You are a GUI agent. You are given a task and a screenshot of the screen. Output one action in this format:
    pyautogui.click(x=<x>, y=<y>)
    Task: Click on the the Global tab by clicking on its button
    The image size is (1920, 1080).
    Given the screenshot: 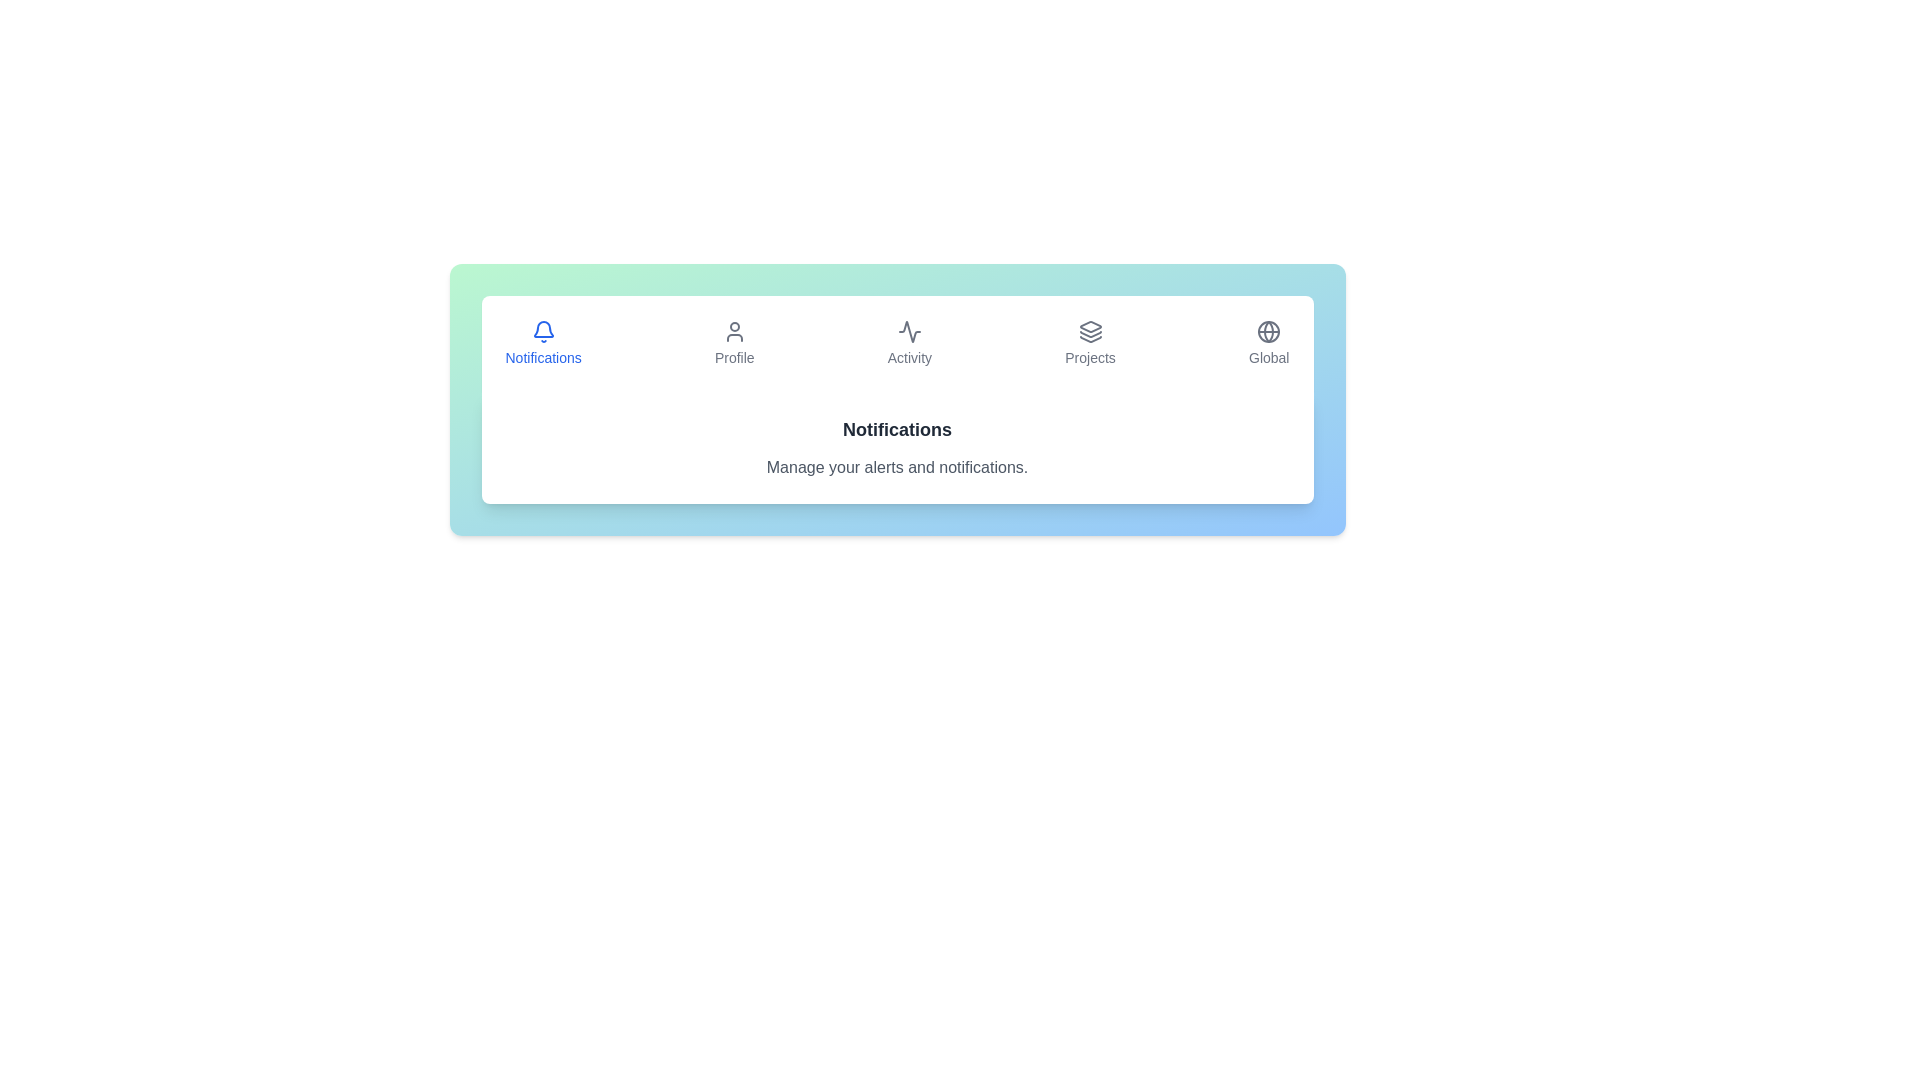 What is the action you would take?
    pyautogui.click(x=1268, y=342)
    